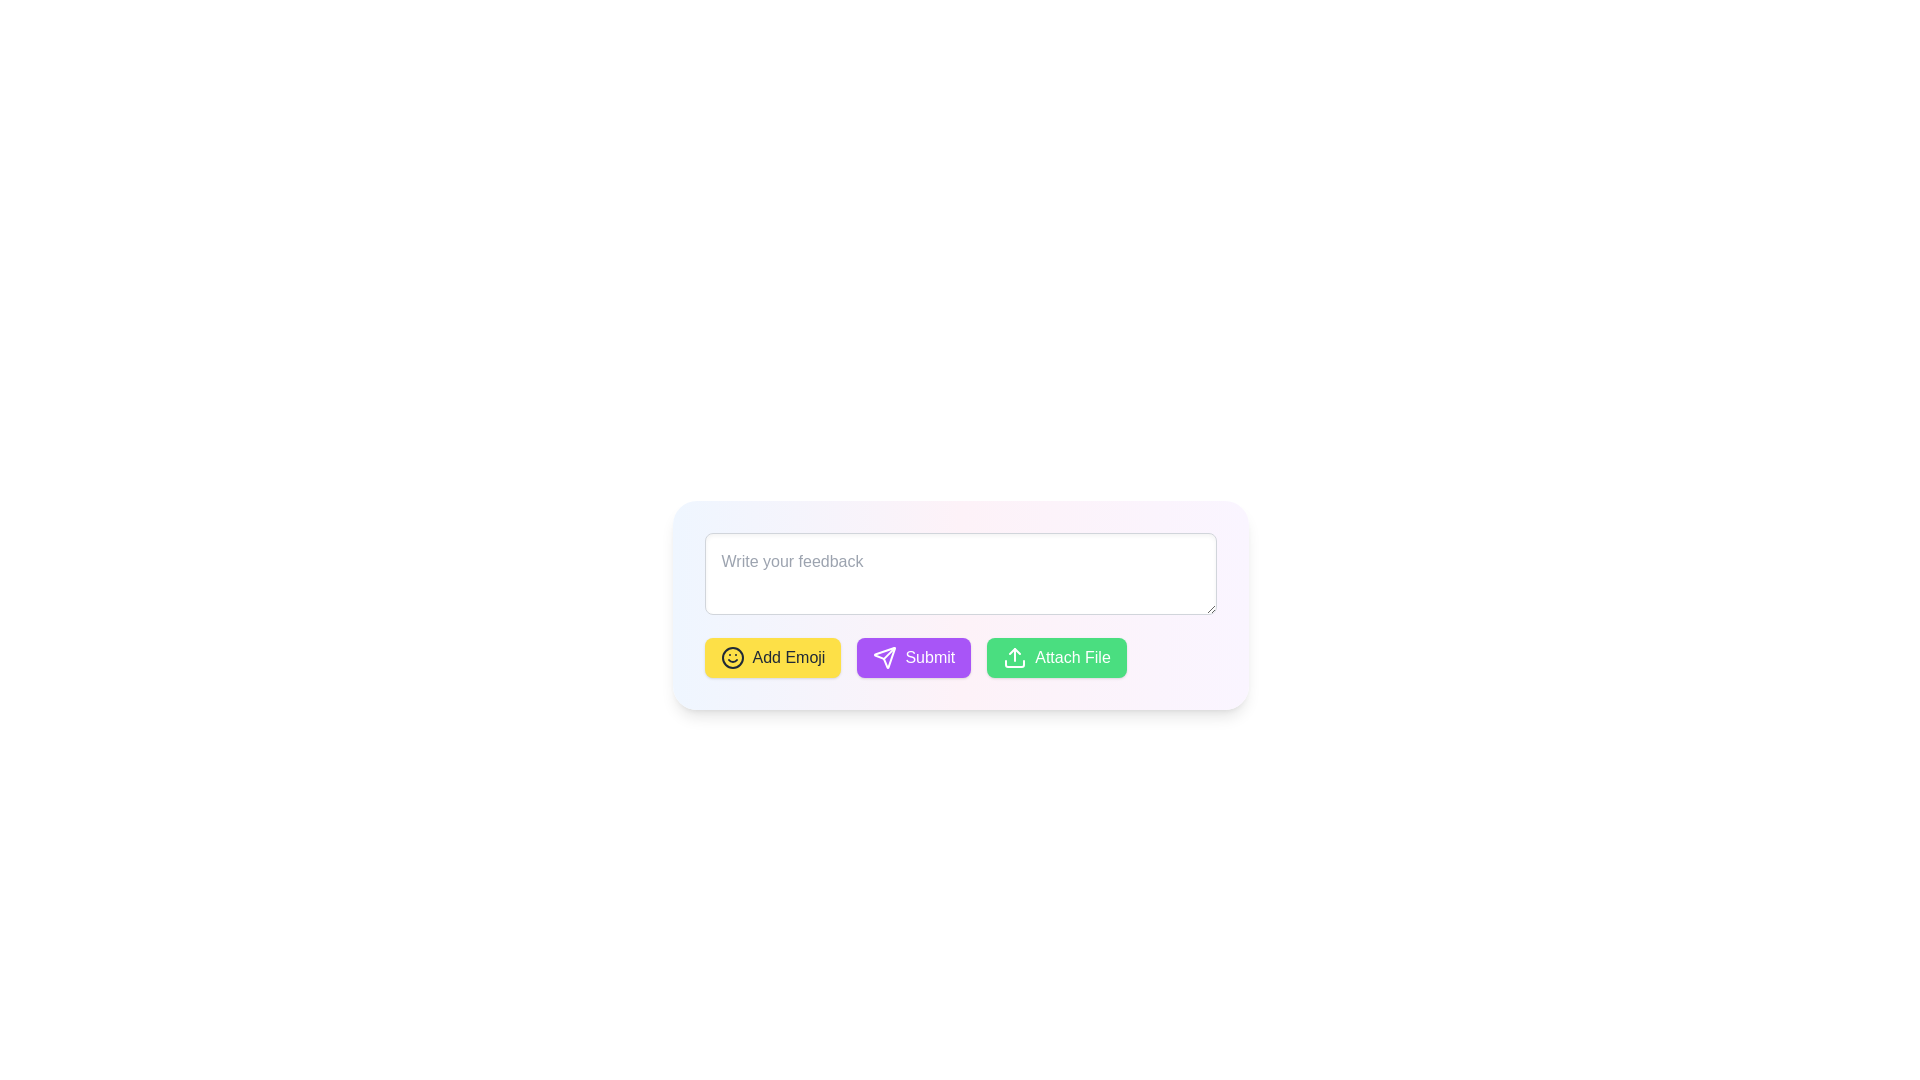 This screenshot has height=1080, width=1920. Describe the element at coordinates (884, 658) in the screenshot. I see `the stylized send icon, which resembles a paper plane and is located within the 'Submit' button area at the bottom center of the interface` at that location.